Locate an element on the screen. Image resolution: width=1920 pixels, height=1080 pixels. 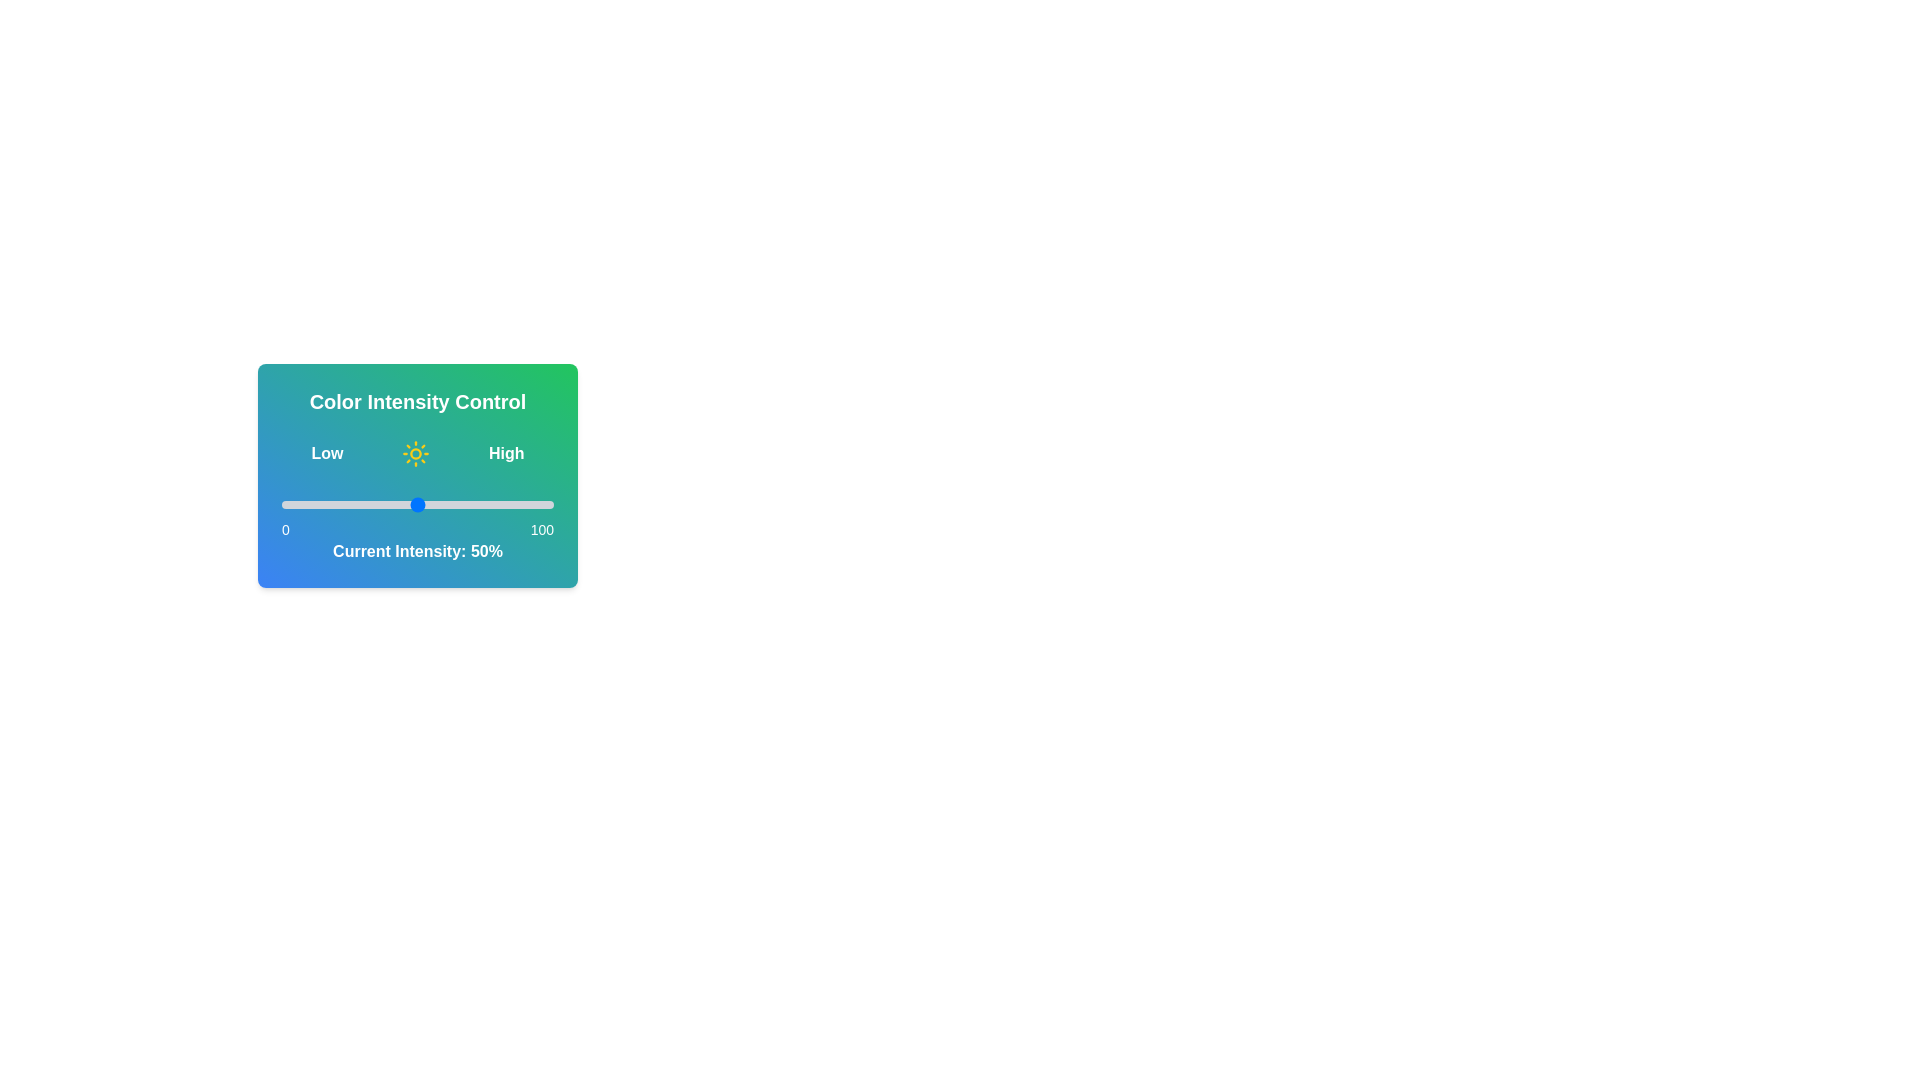
the static text labels displaying '0' on the left and '100' on the right, which are located below the slider component in the middle section of the interface is located at coordinates (416, 528).